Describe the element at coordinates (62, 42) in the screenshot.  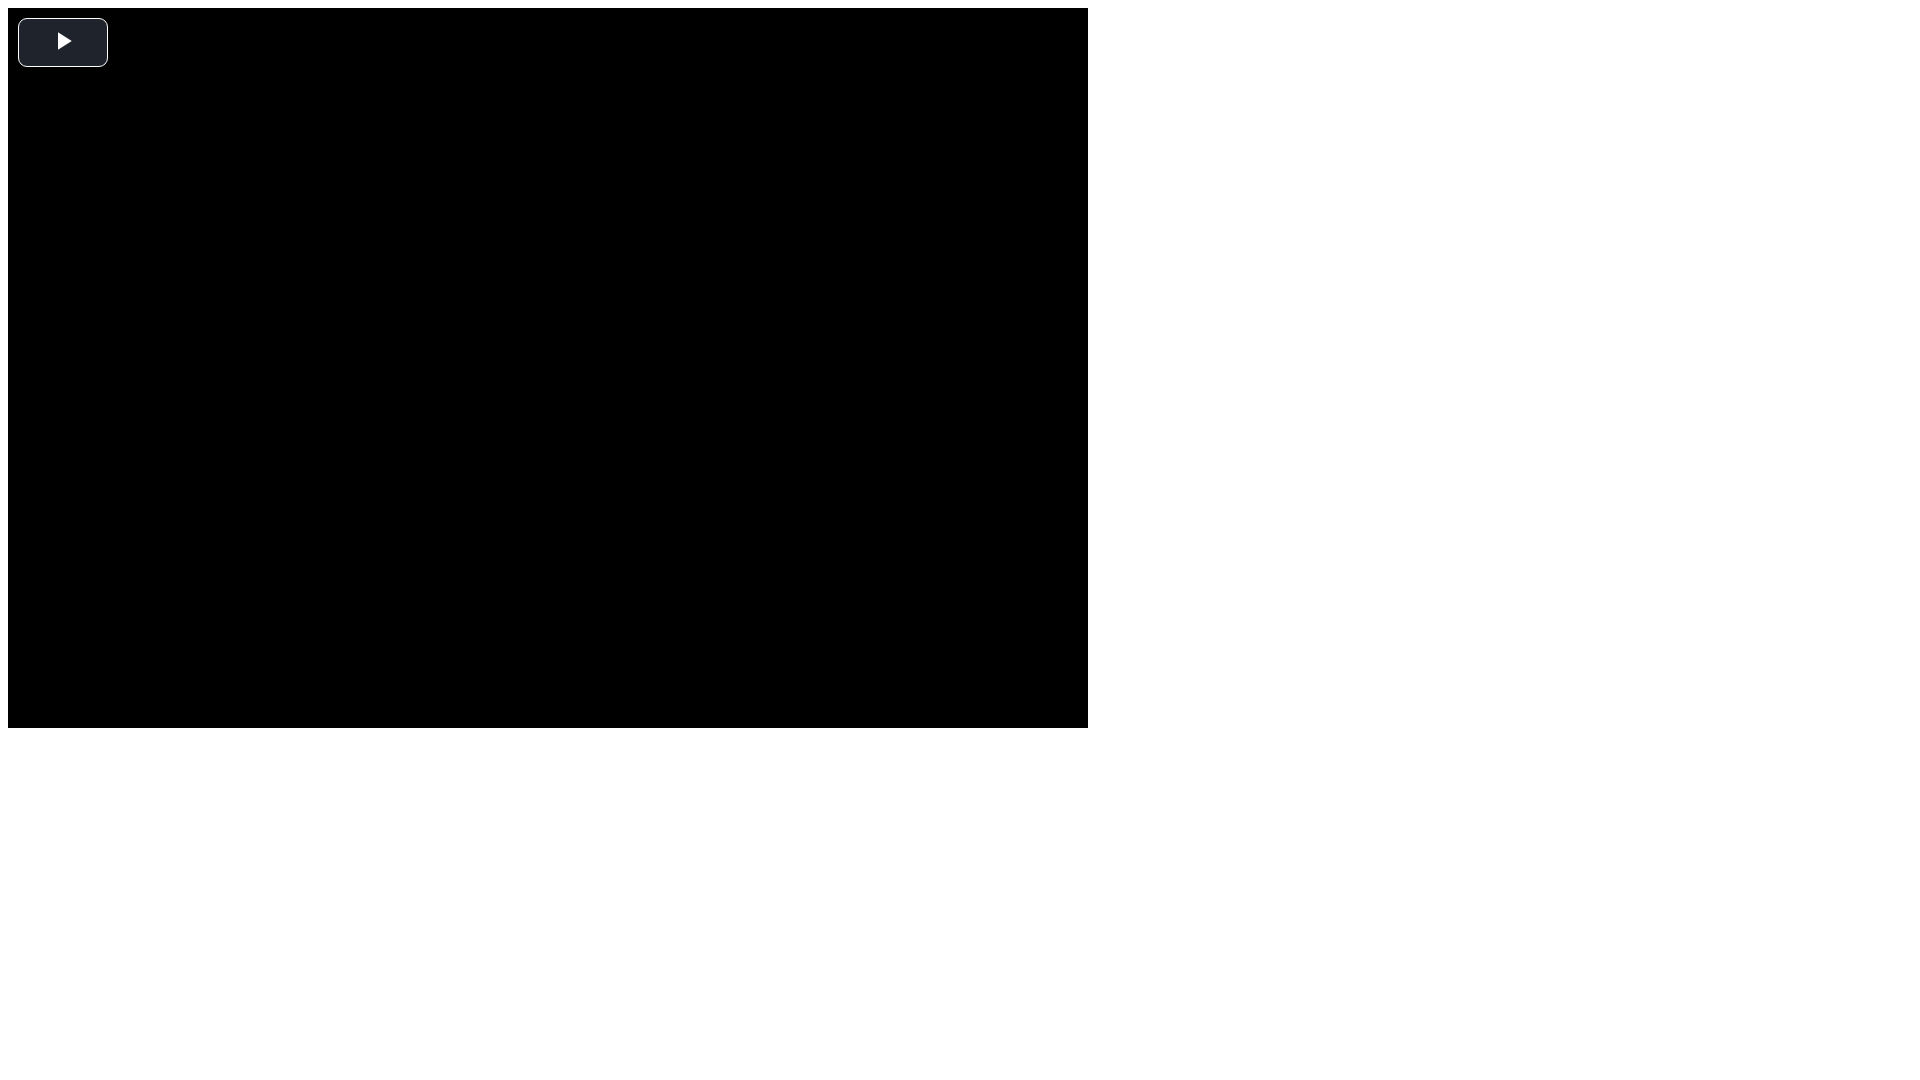
I see `'Play Video'` at that location.